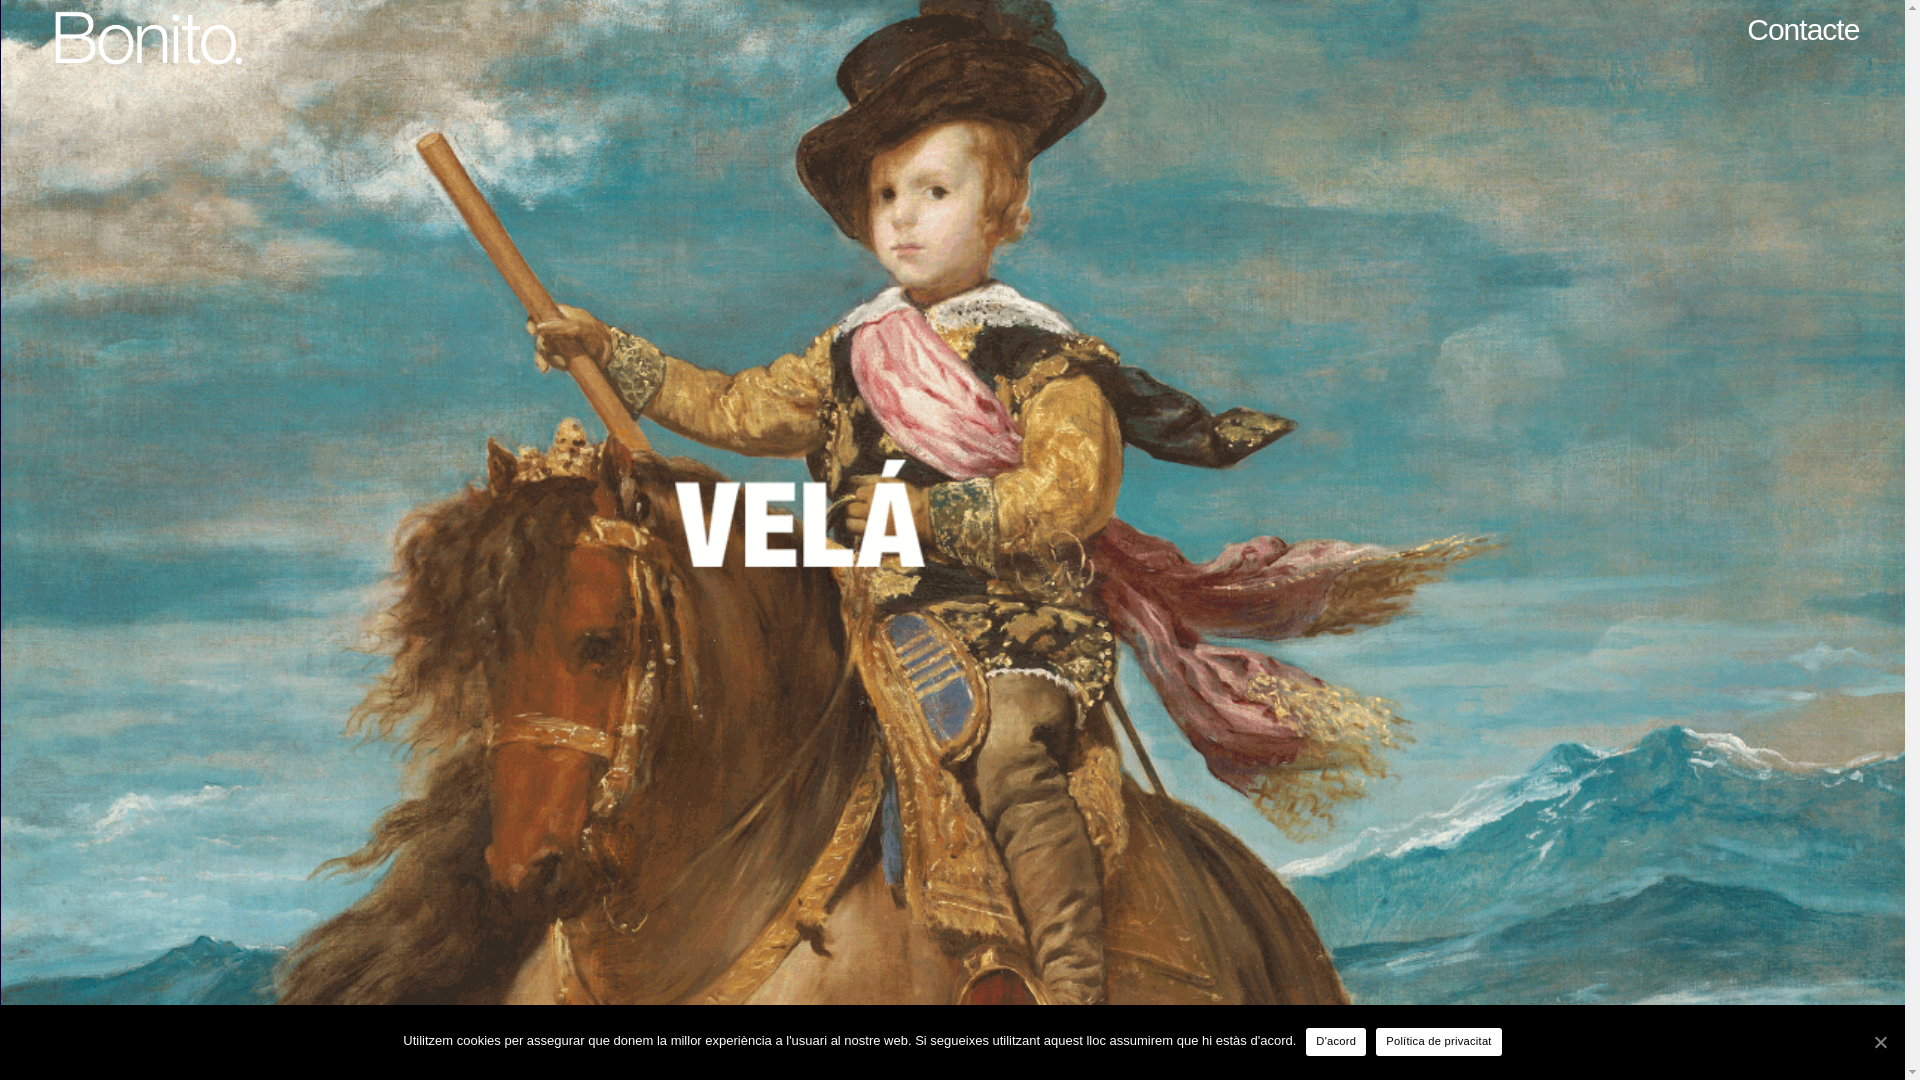  What do you see at coordinates (1335, 1040) in the screenshot?
I see `'D'acord'` at bounding box center [1335, 1040].